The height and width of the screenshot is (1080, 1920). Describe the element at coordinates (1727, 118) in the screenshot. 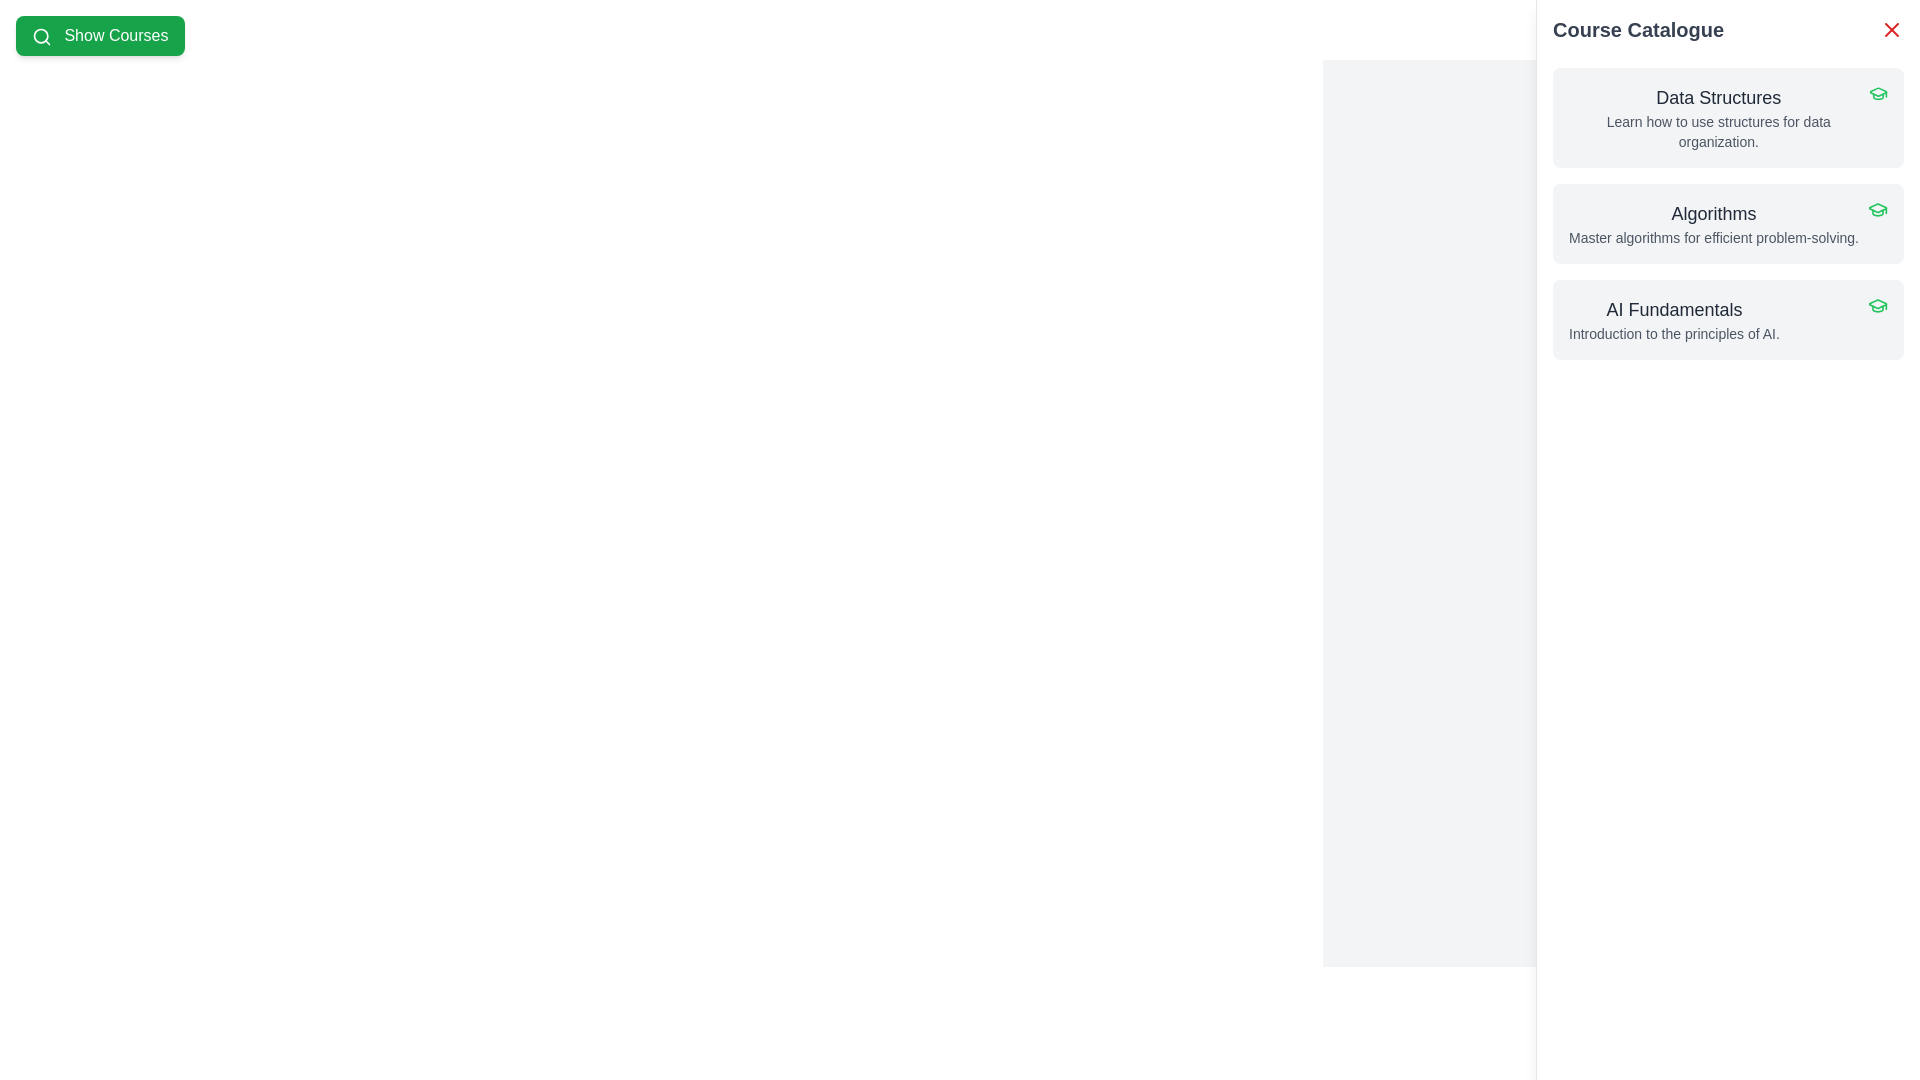

I see `to select the course titled 'Data Structures' from the first item in the Course Catalogue list` at that location.